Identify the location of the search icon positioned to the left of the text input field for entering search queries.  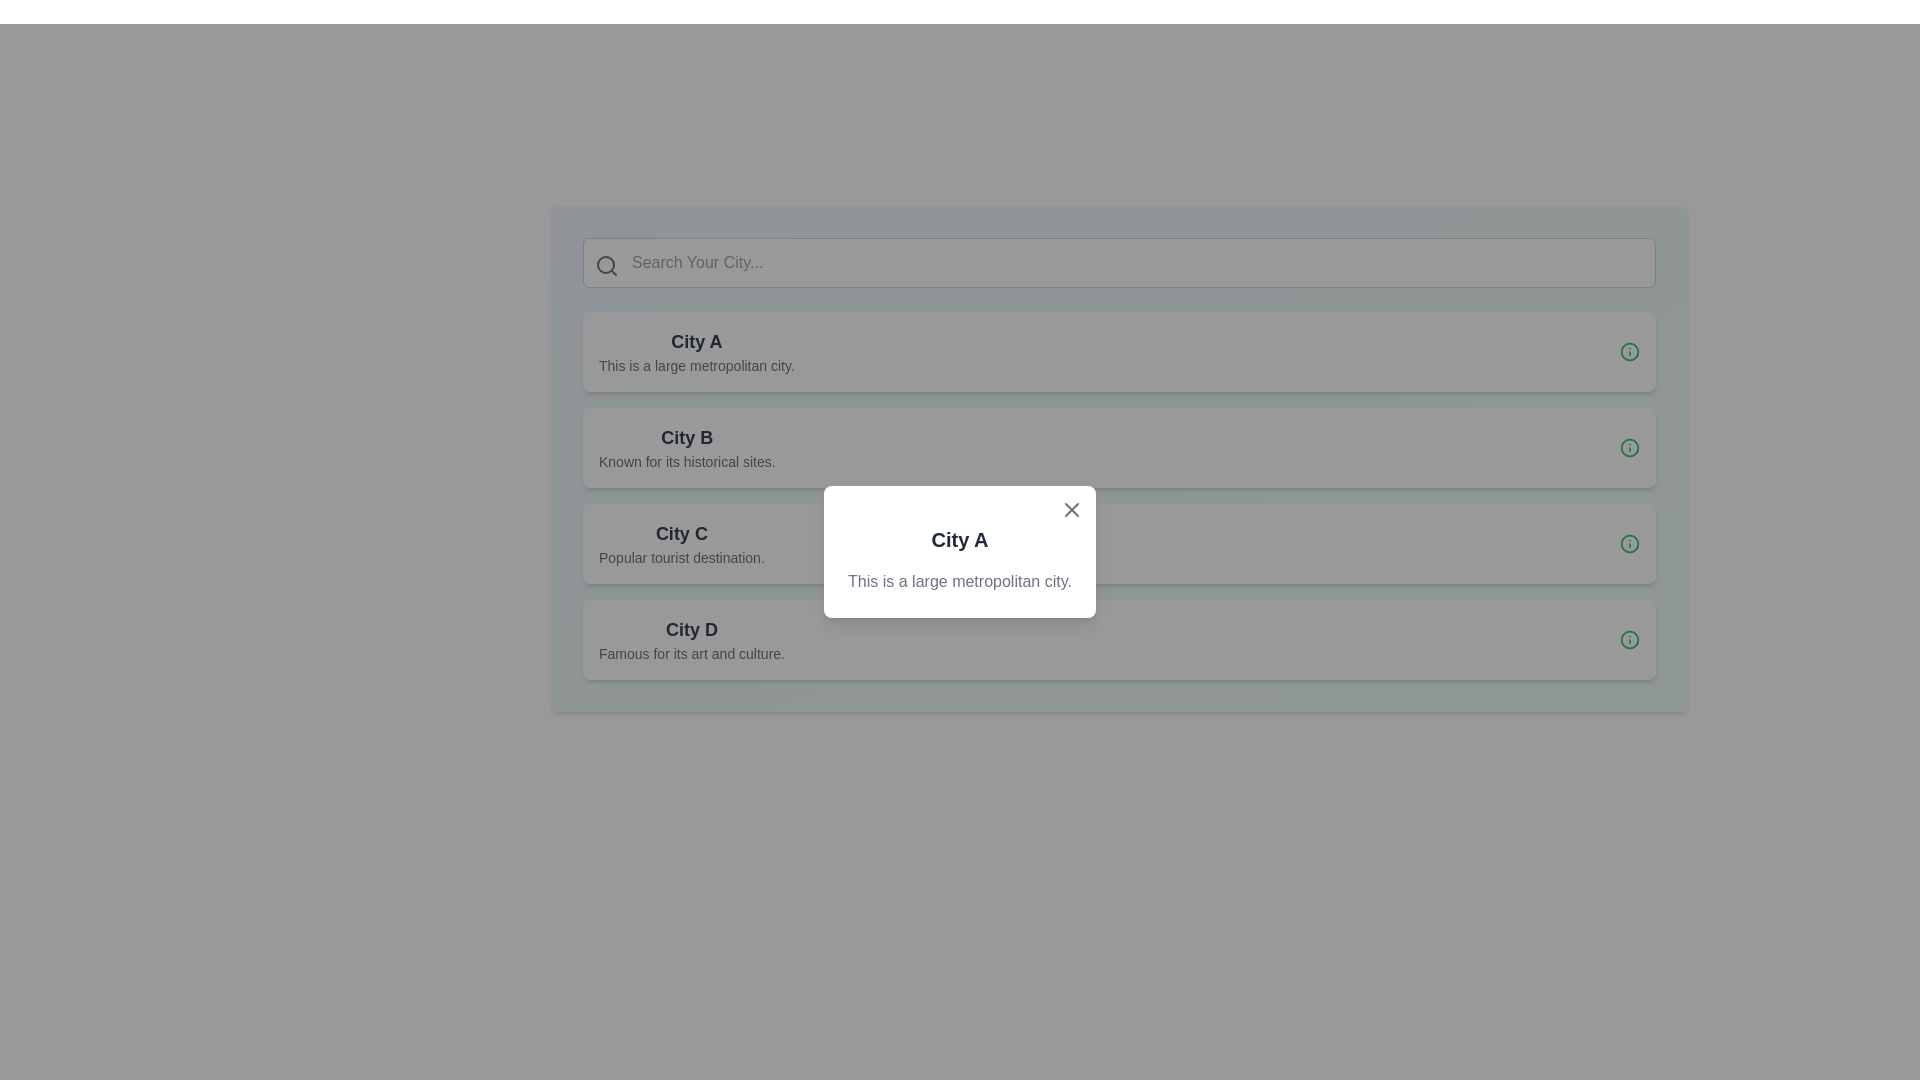
(605, 265).